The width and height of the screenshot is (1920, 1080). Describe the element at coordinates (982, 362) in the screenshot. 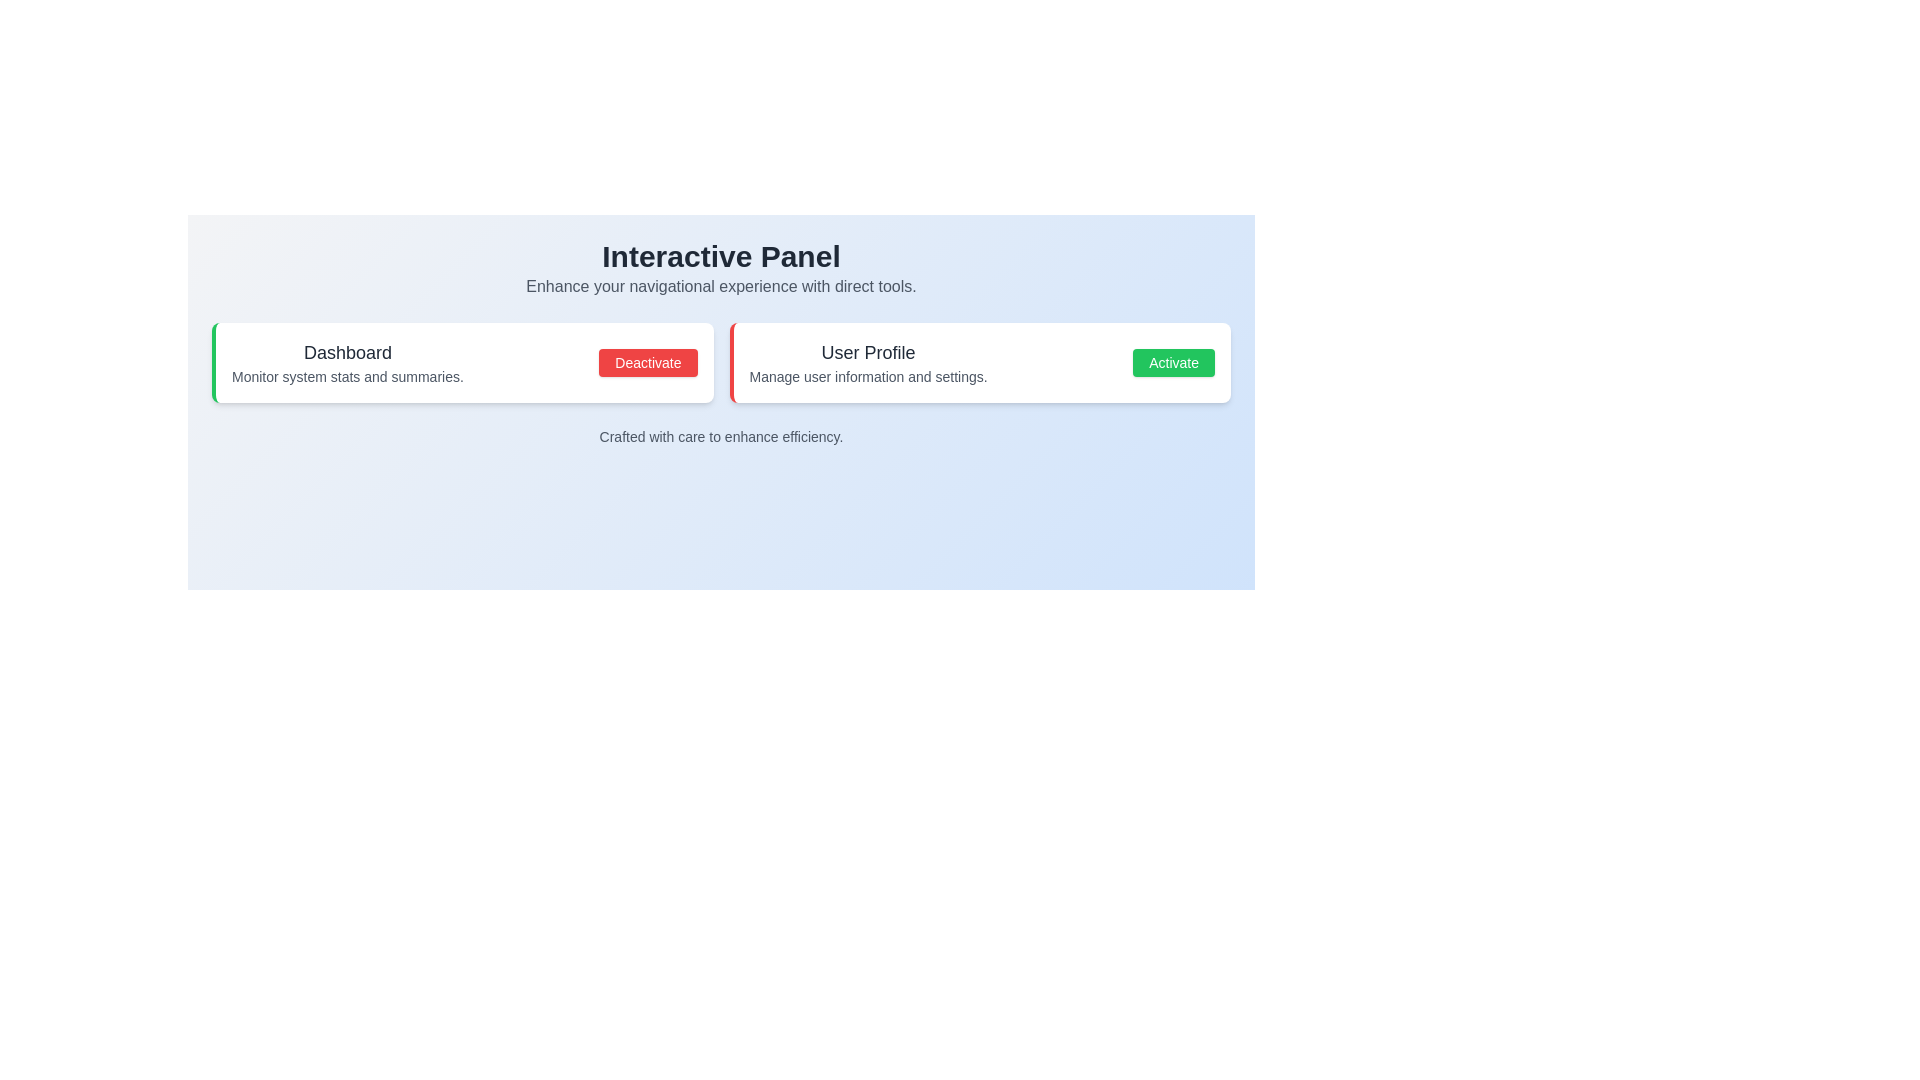

I see `the 'User Profile' section` at that location.